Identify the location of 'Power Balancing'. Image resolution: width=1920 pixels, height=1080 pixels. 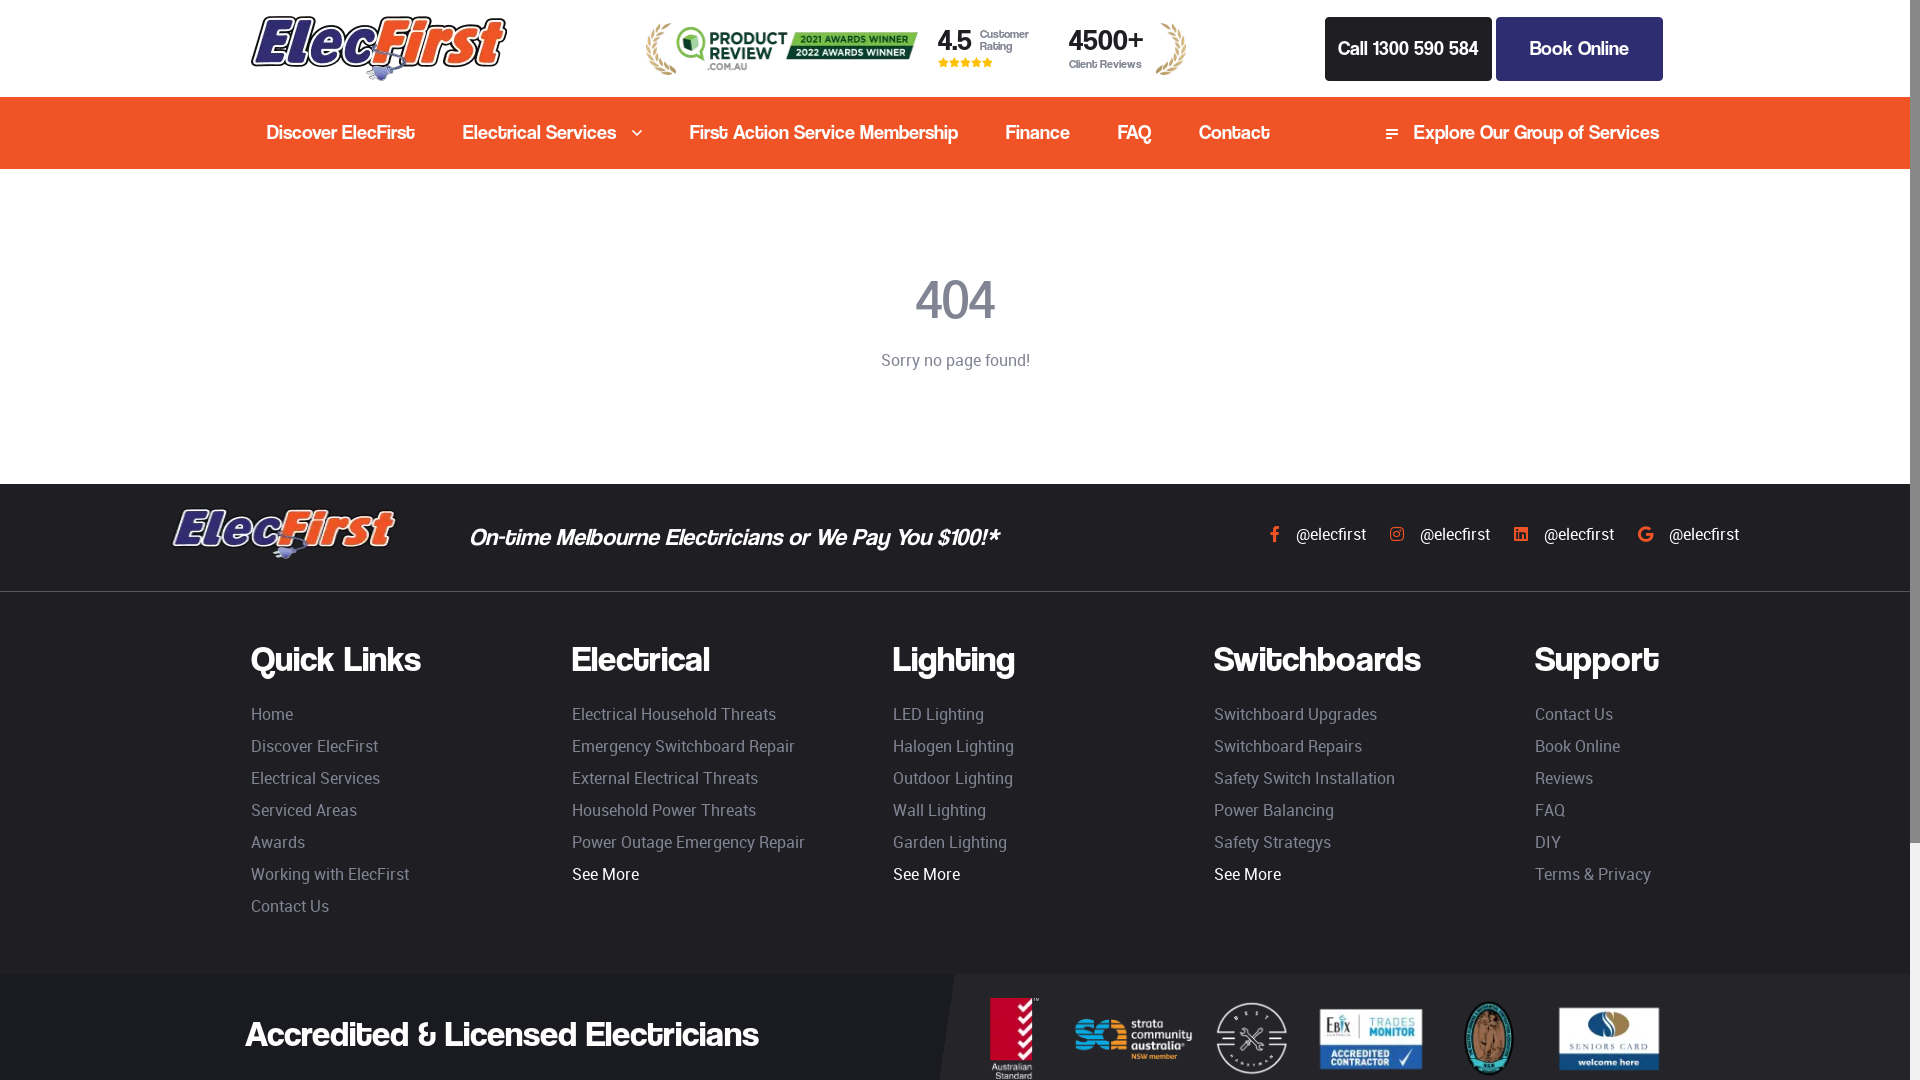
(1272, 810).